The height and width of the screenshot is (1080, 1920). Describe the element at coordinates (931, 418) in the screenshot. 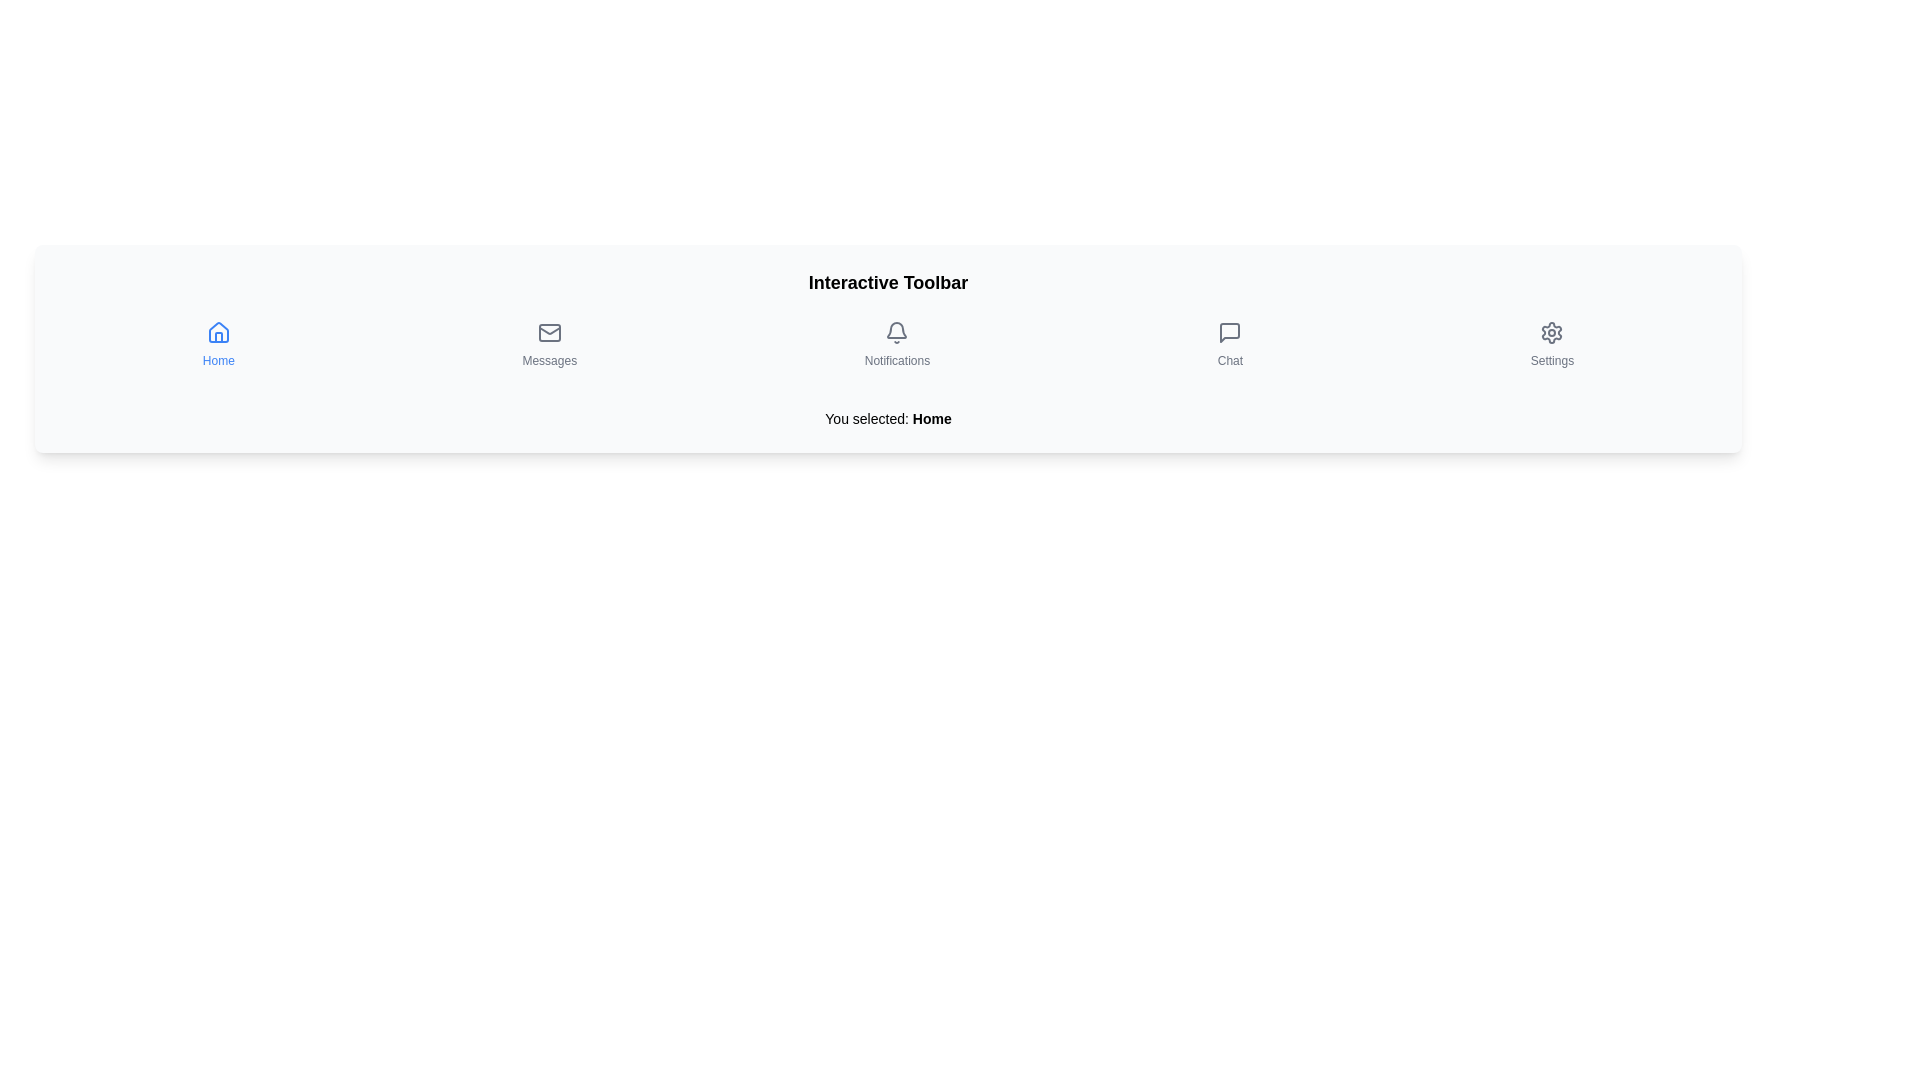

I see `bold-styled text that reads 'Home', which is part of the statement 'You selected: Home' displayed below the interactive toolbar` at that location.